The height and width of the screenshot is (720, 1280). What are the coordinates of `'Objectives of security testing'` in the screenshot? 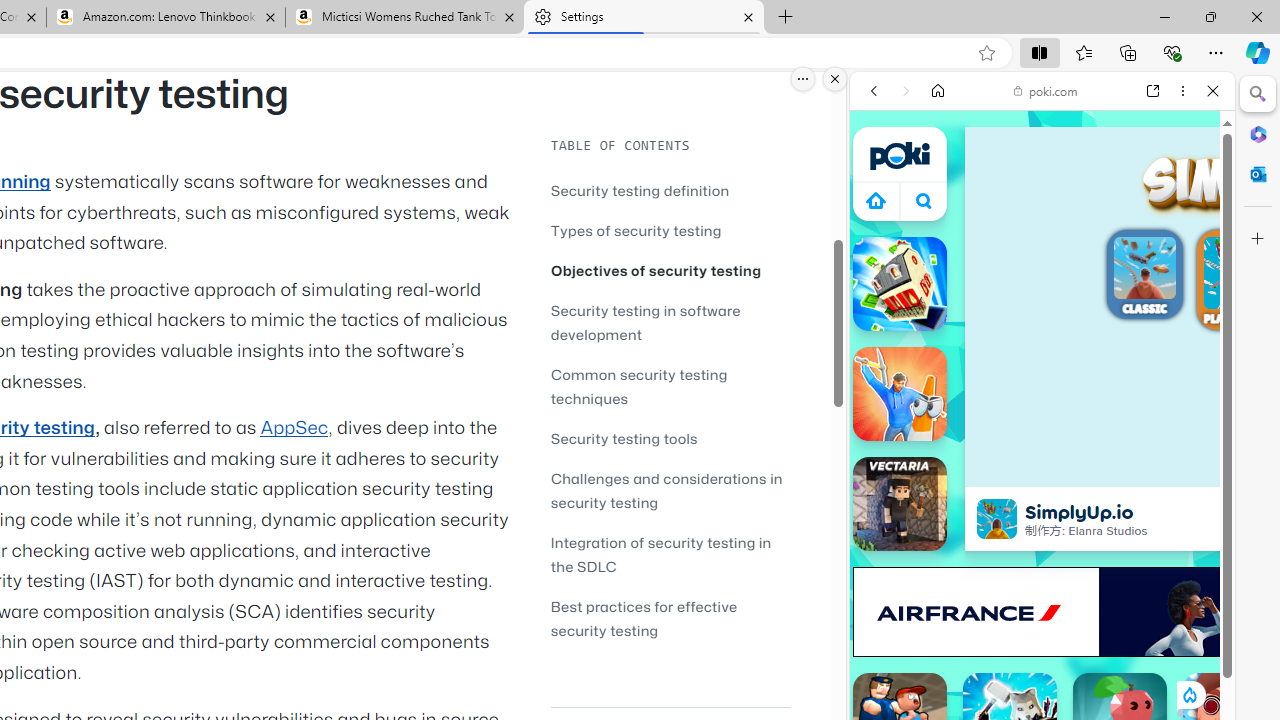 It's located at (670, 270).